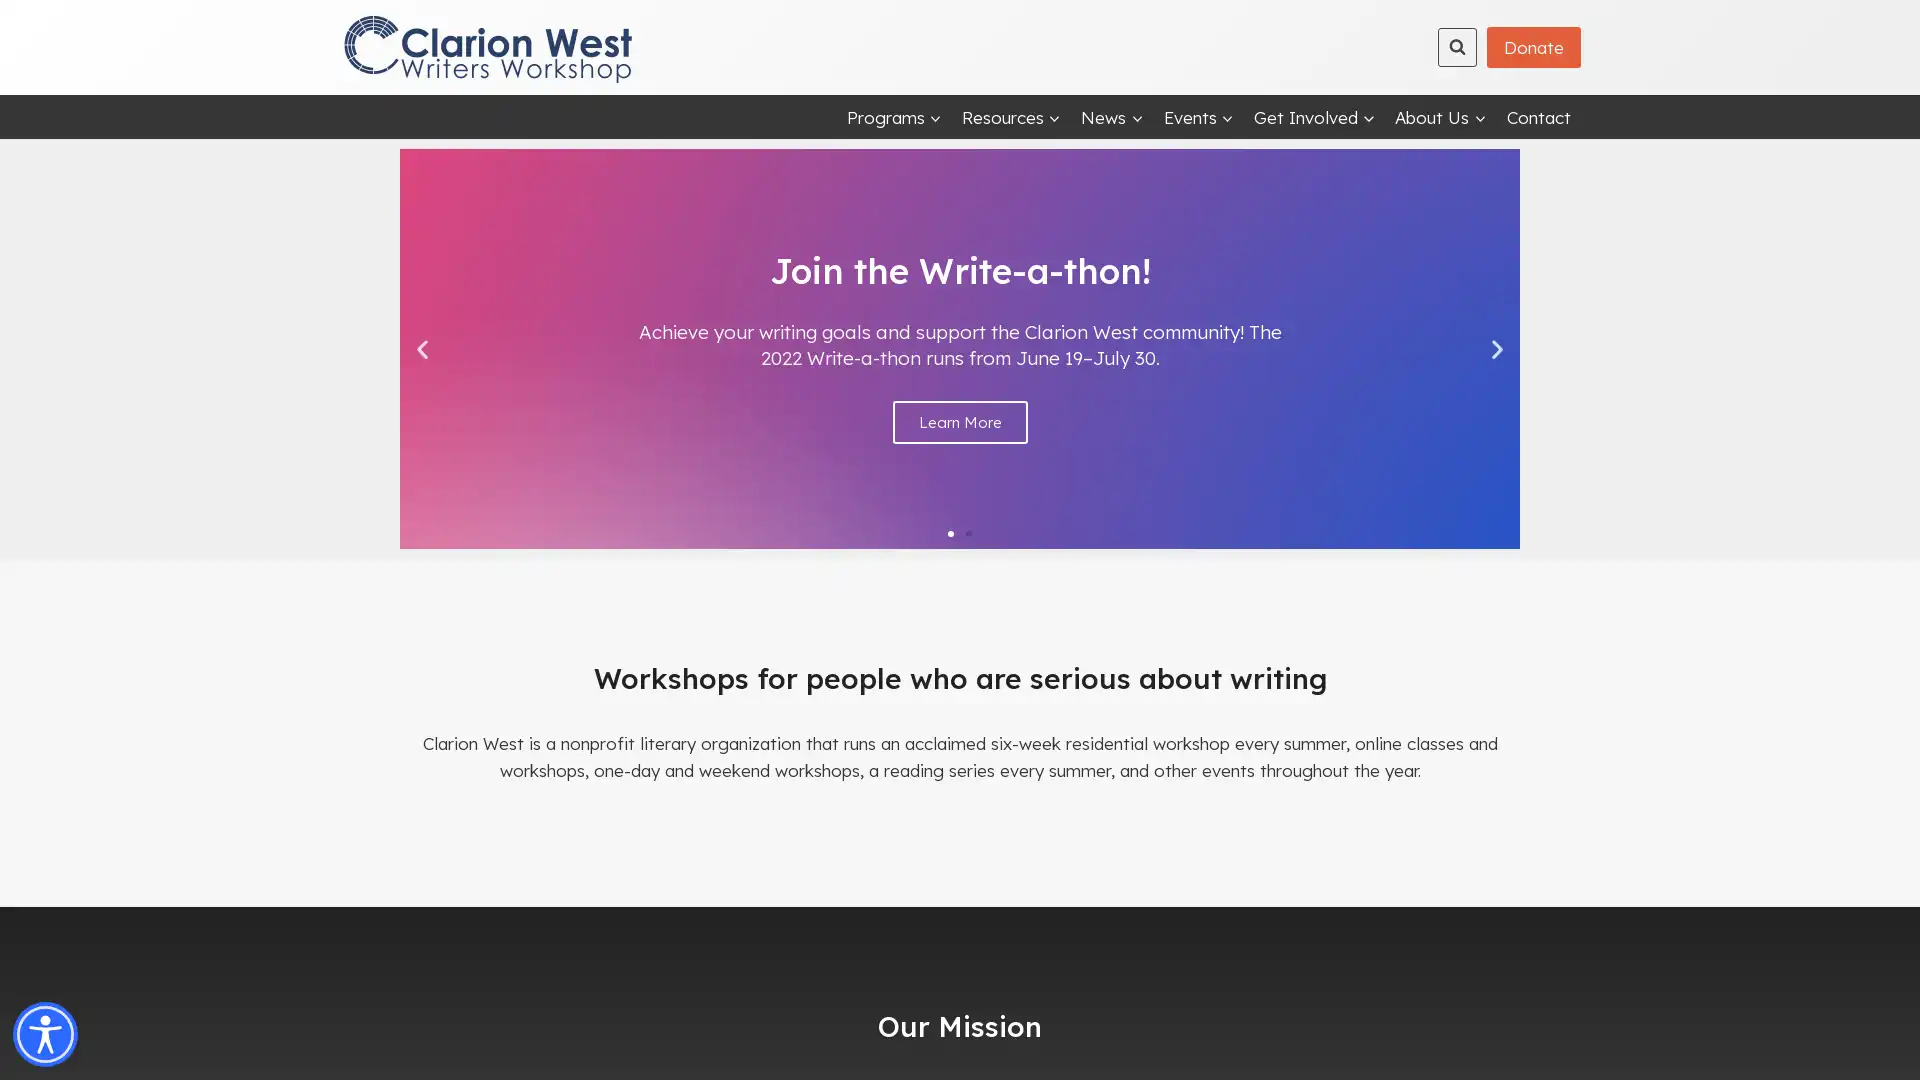  What do you see at coordinates (892, 116) in the screenshot?
I see `Expand child menu` at bounding box center [892, 116].